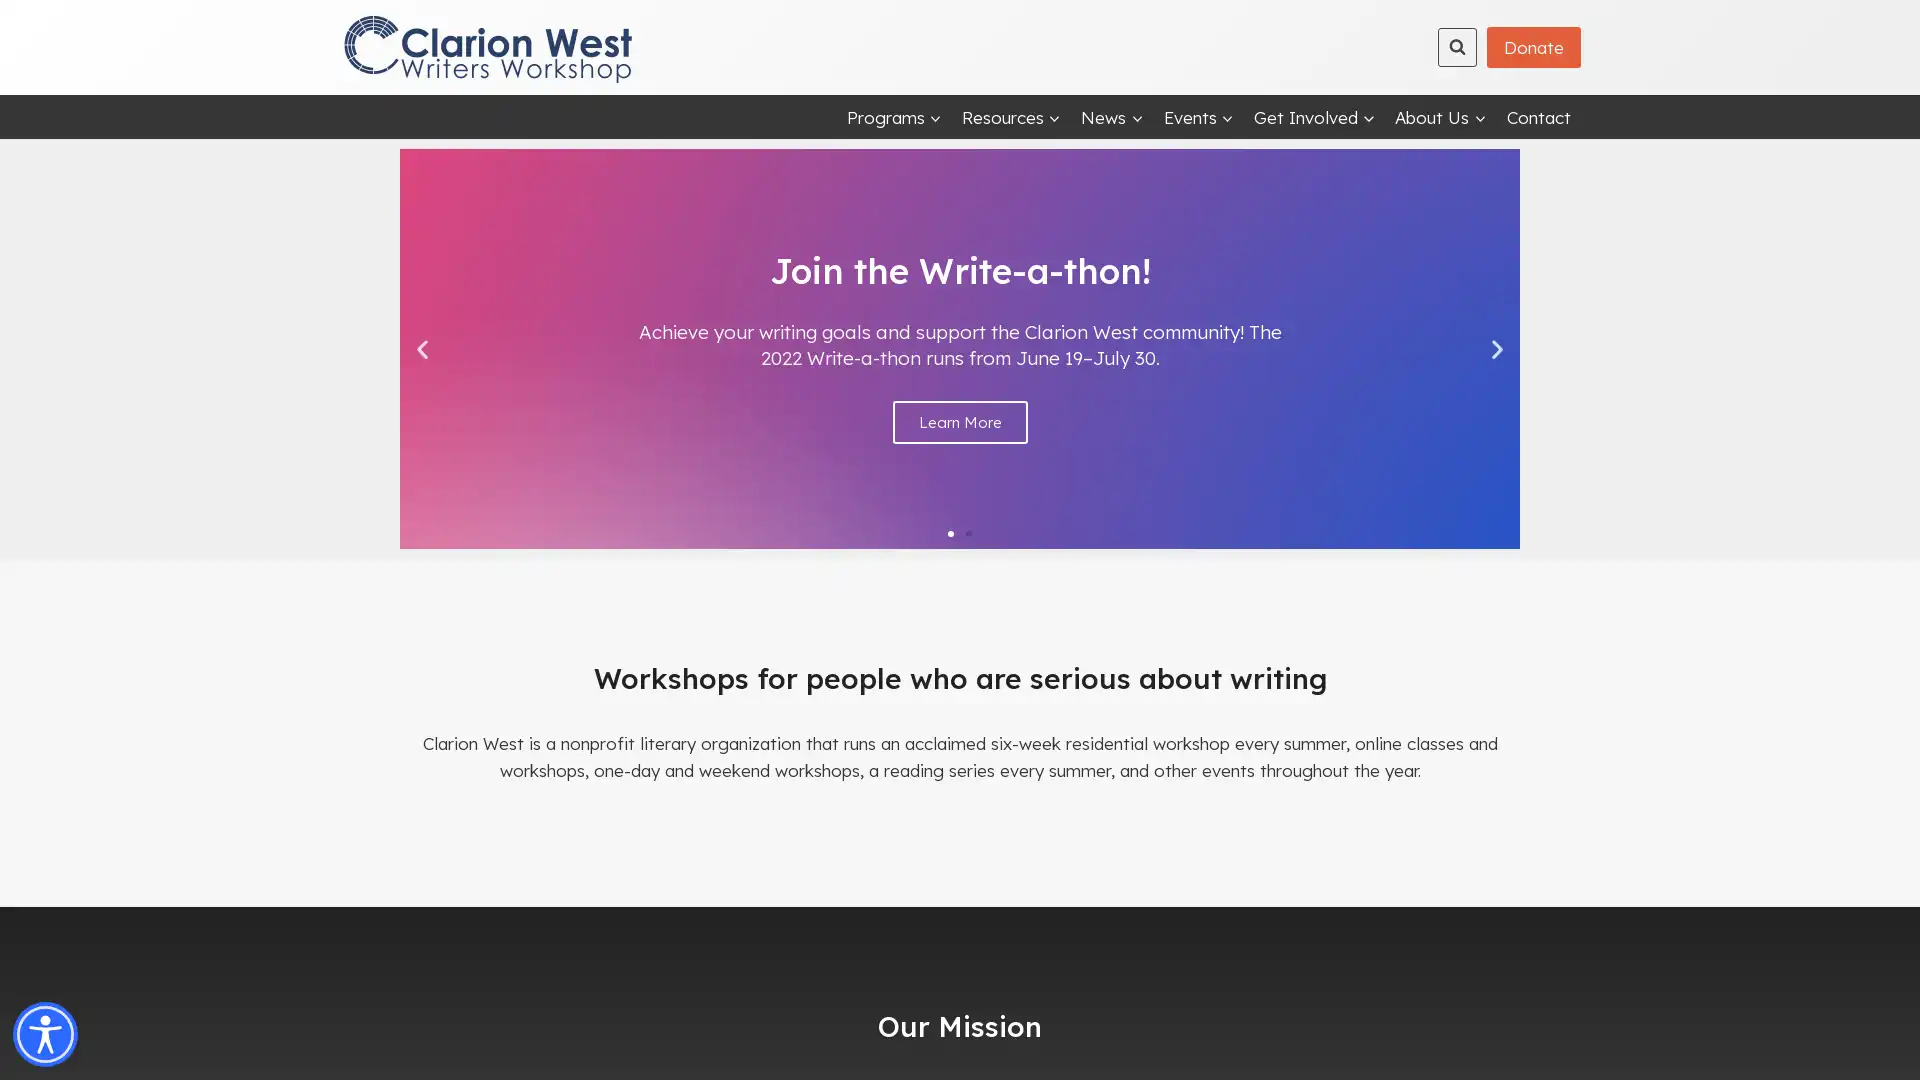  What do you see at coordinates (892, 116) in the screenshot?
I see `Expand child menu` at bounding box center [892, 116].